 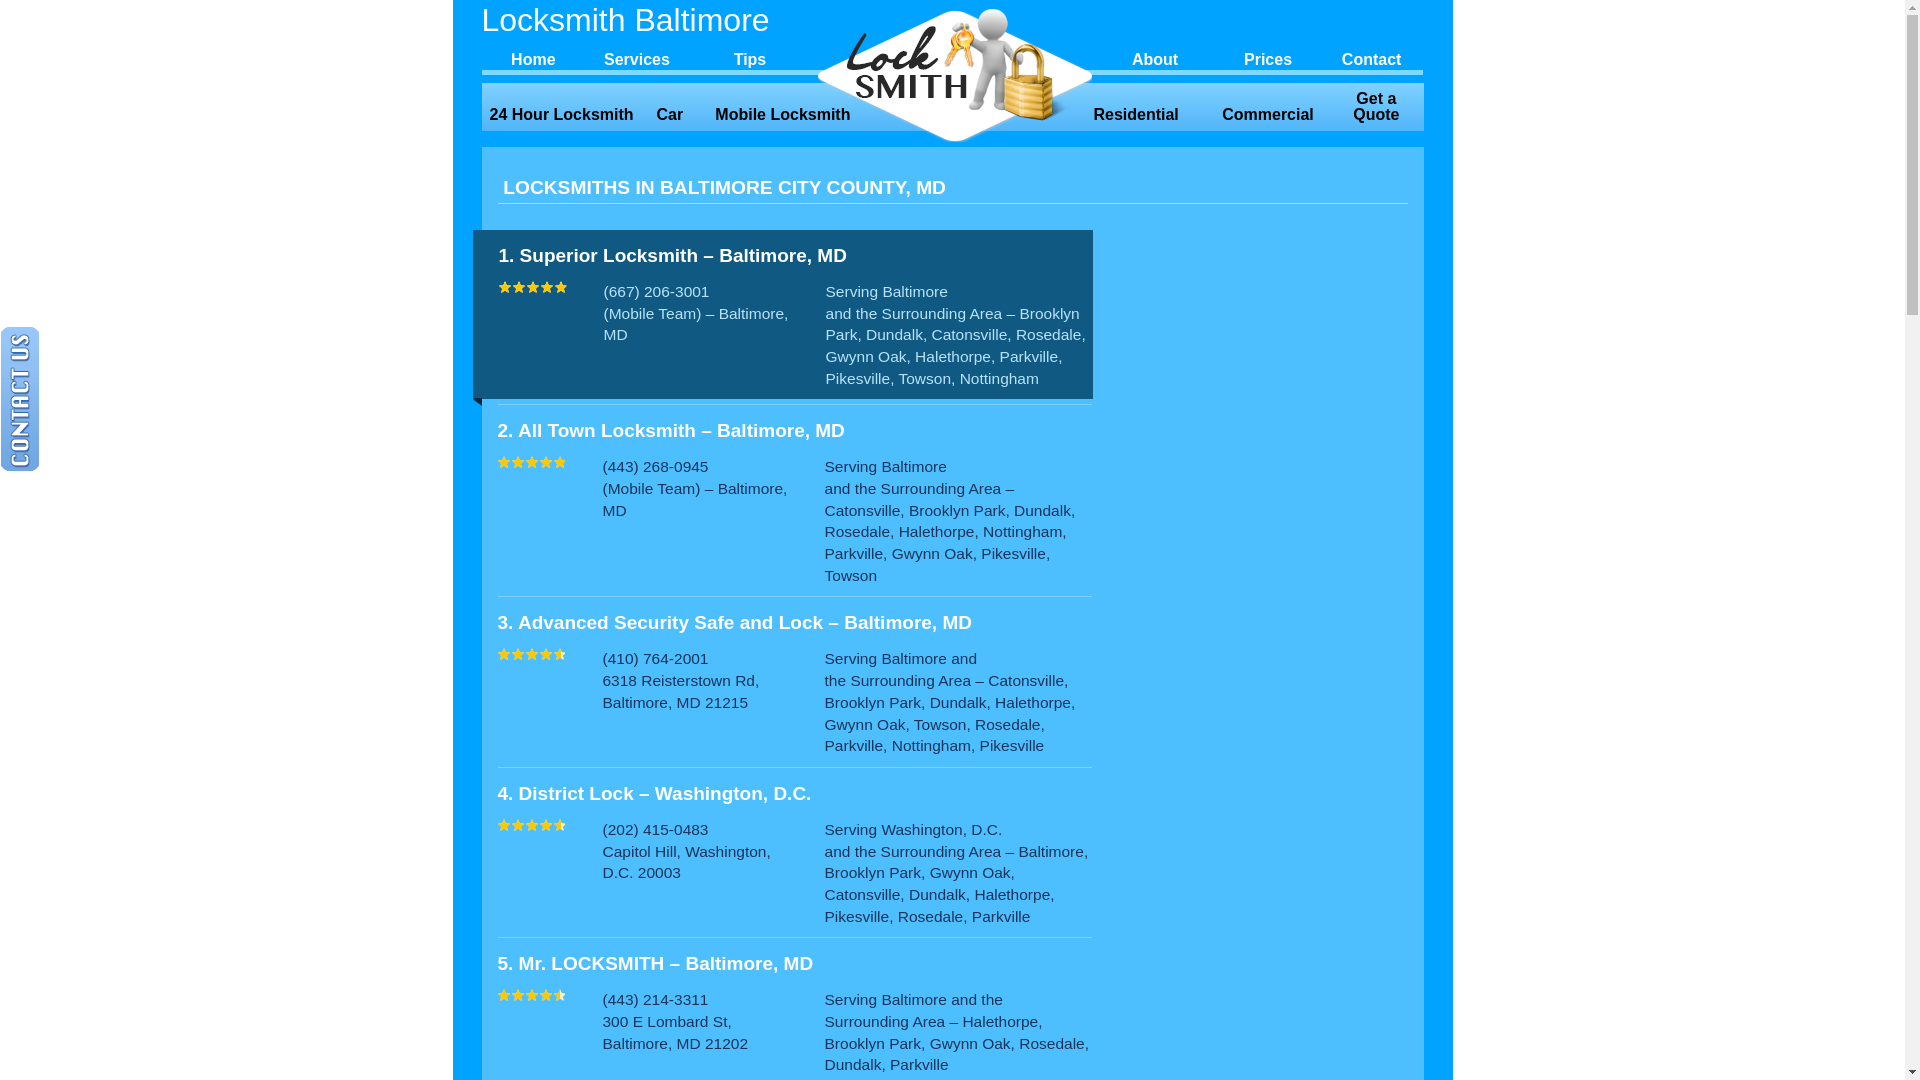 What do you see at coordinates (1371, 56) in the screenshot?
I see `'Contact'` at bounding box center [1371, 56].